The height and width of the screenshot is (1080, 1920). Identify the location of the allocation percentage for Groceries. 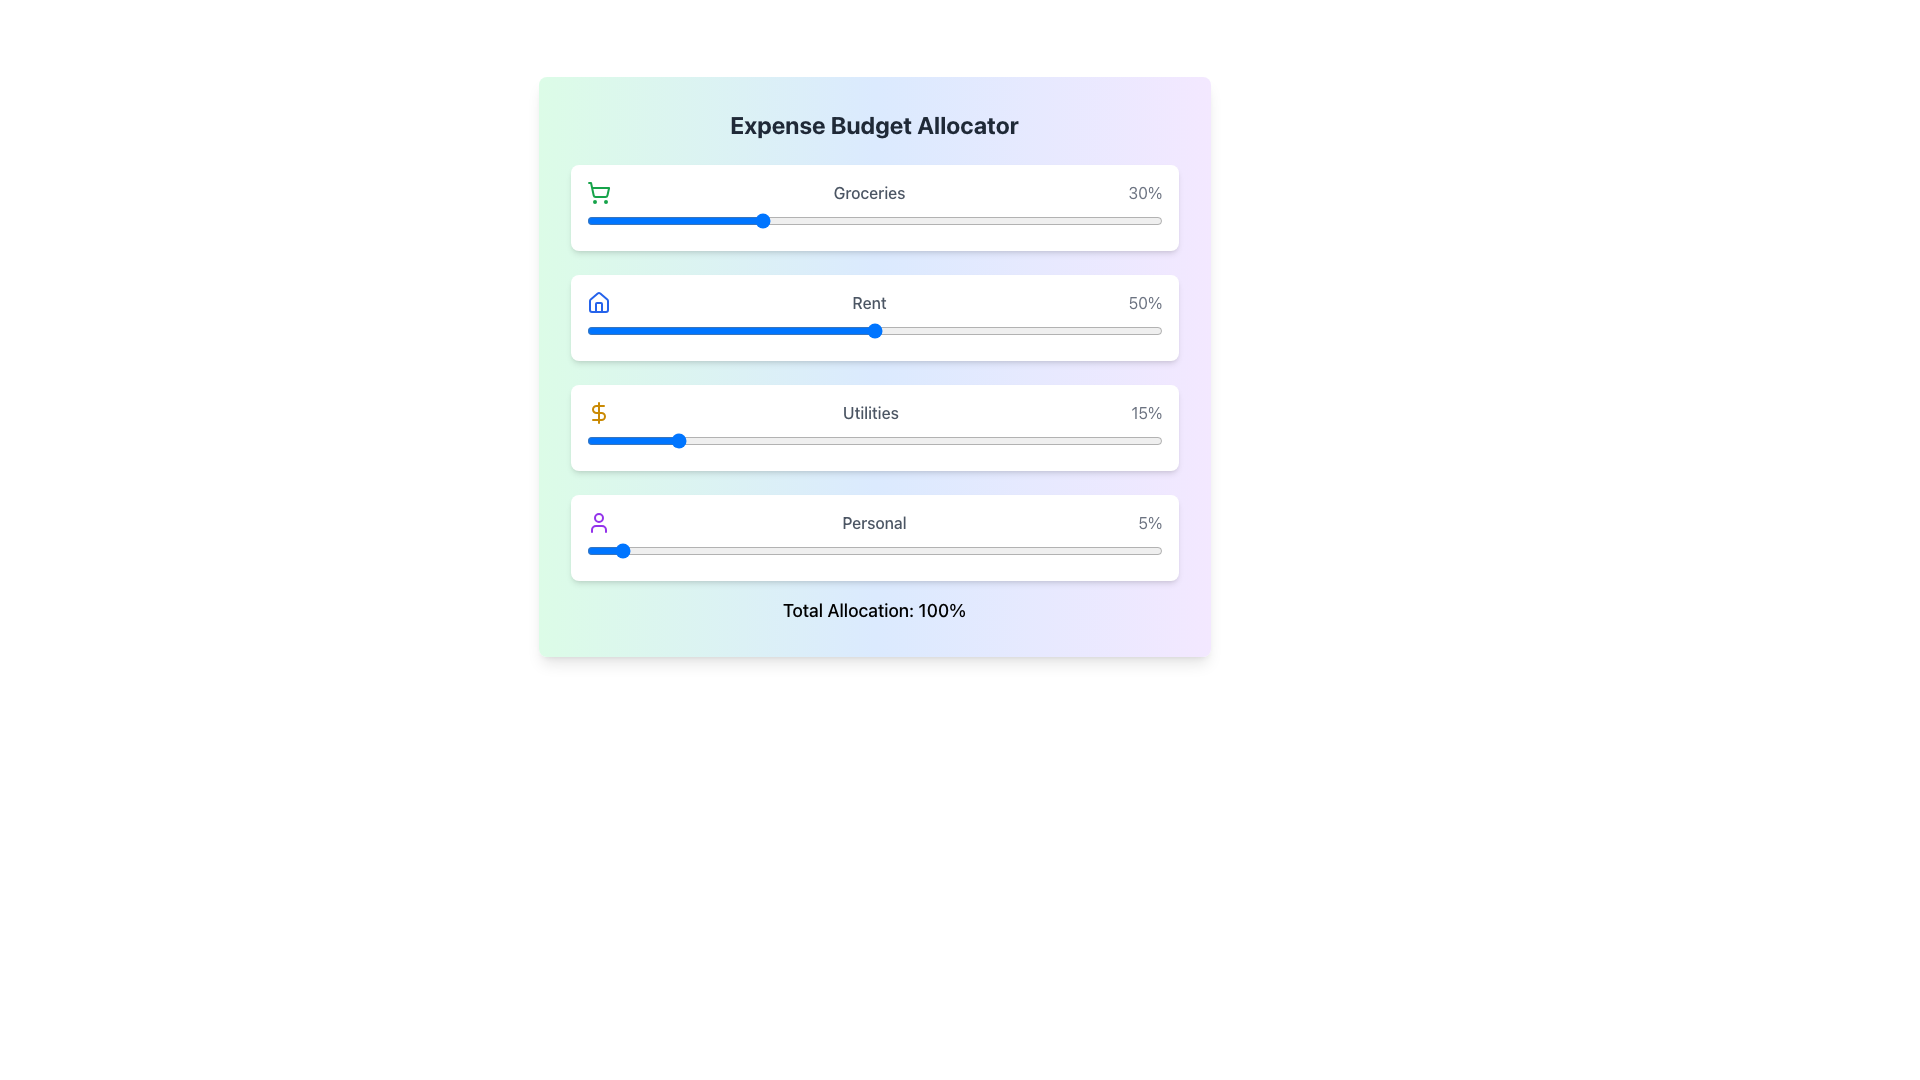
(672, 220).